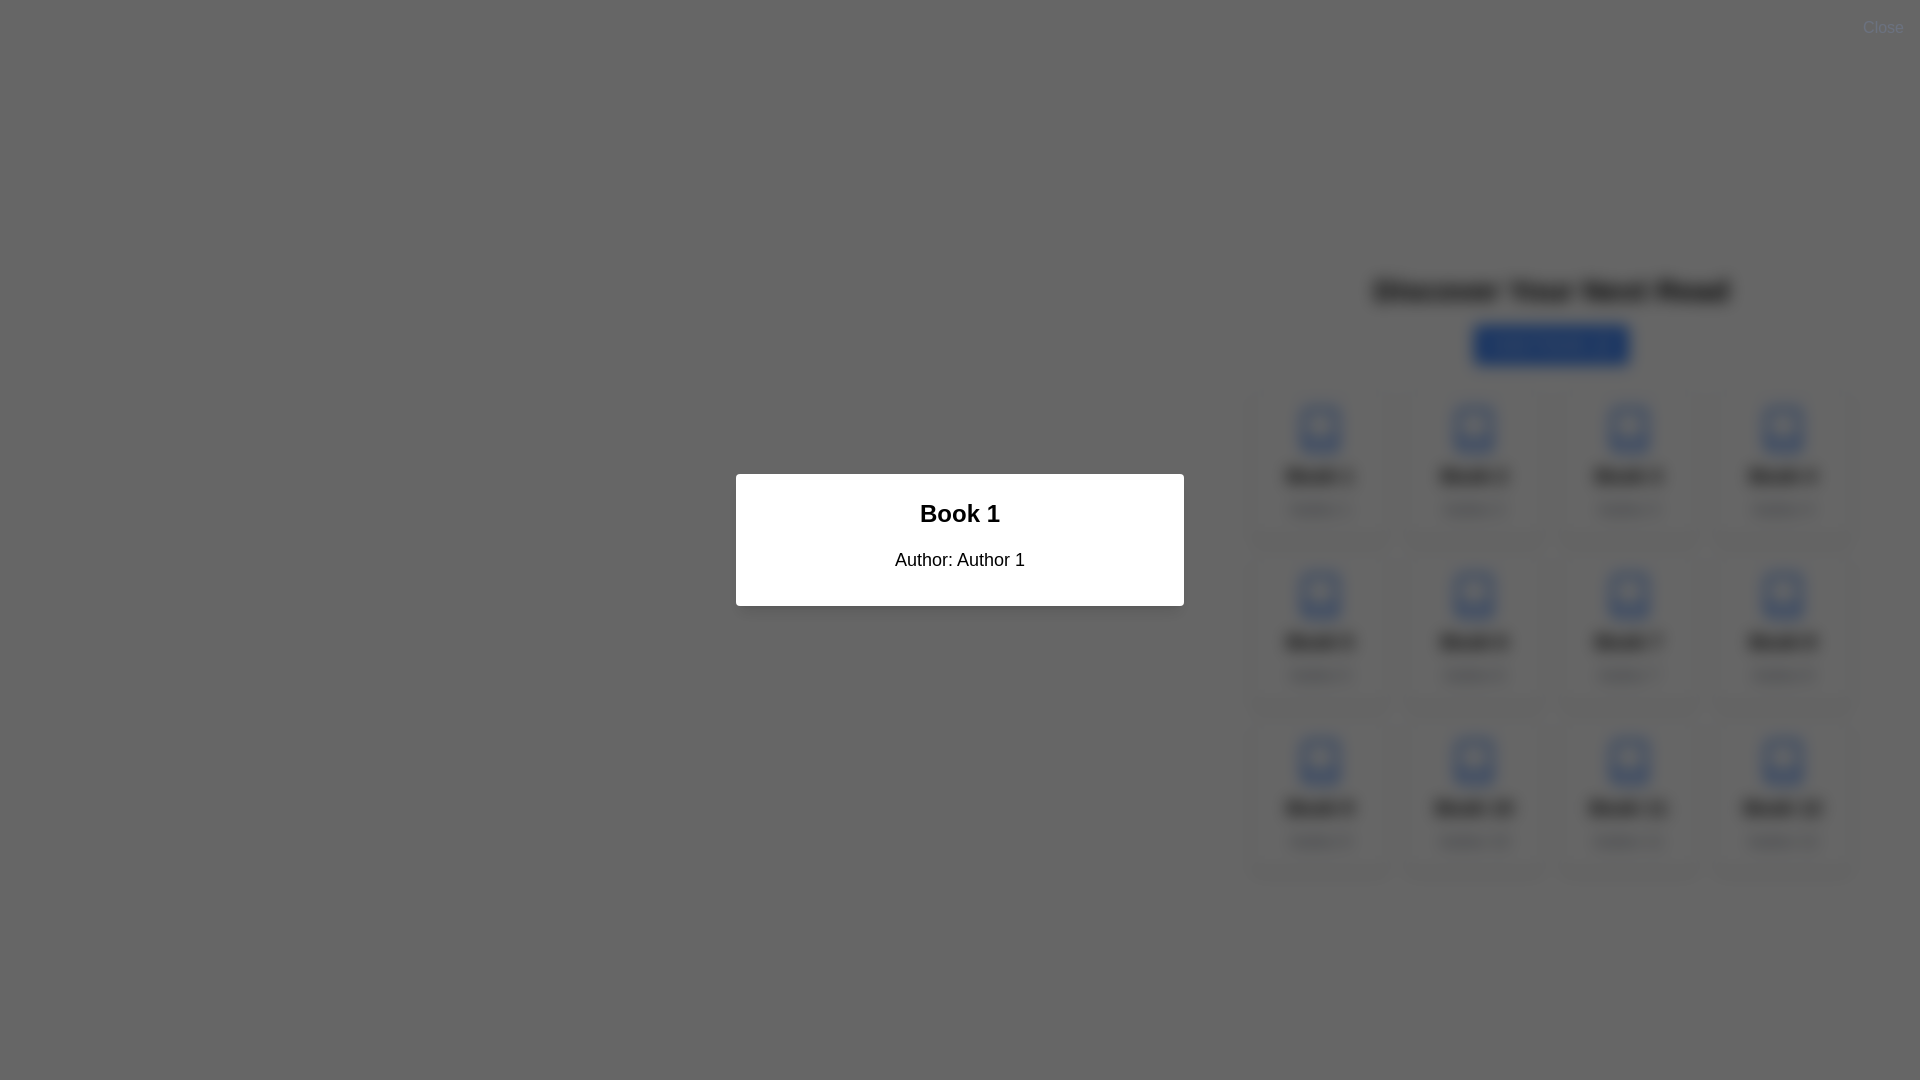 The height and width of the screenshot is (1080, 1920). I want to click on the book icon located at the bottom-right corner of the interface, which serves as a visual cue for reading-related functions, so click(1782, 762).